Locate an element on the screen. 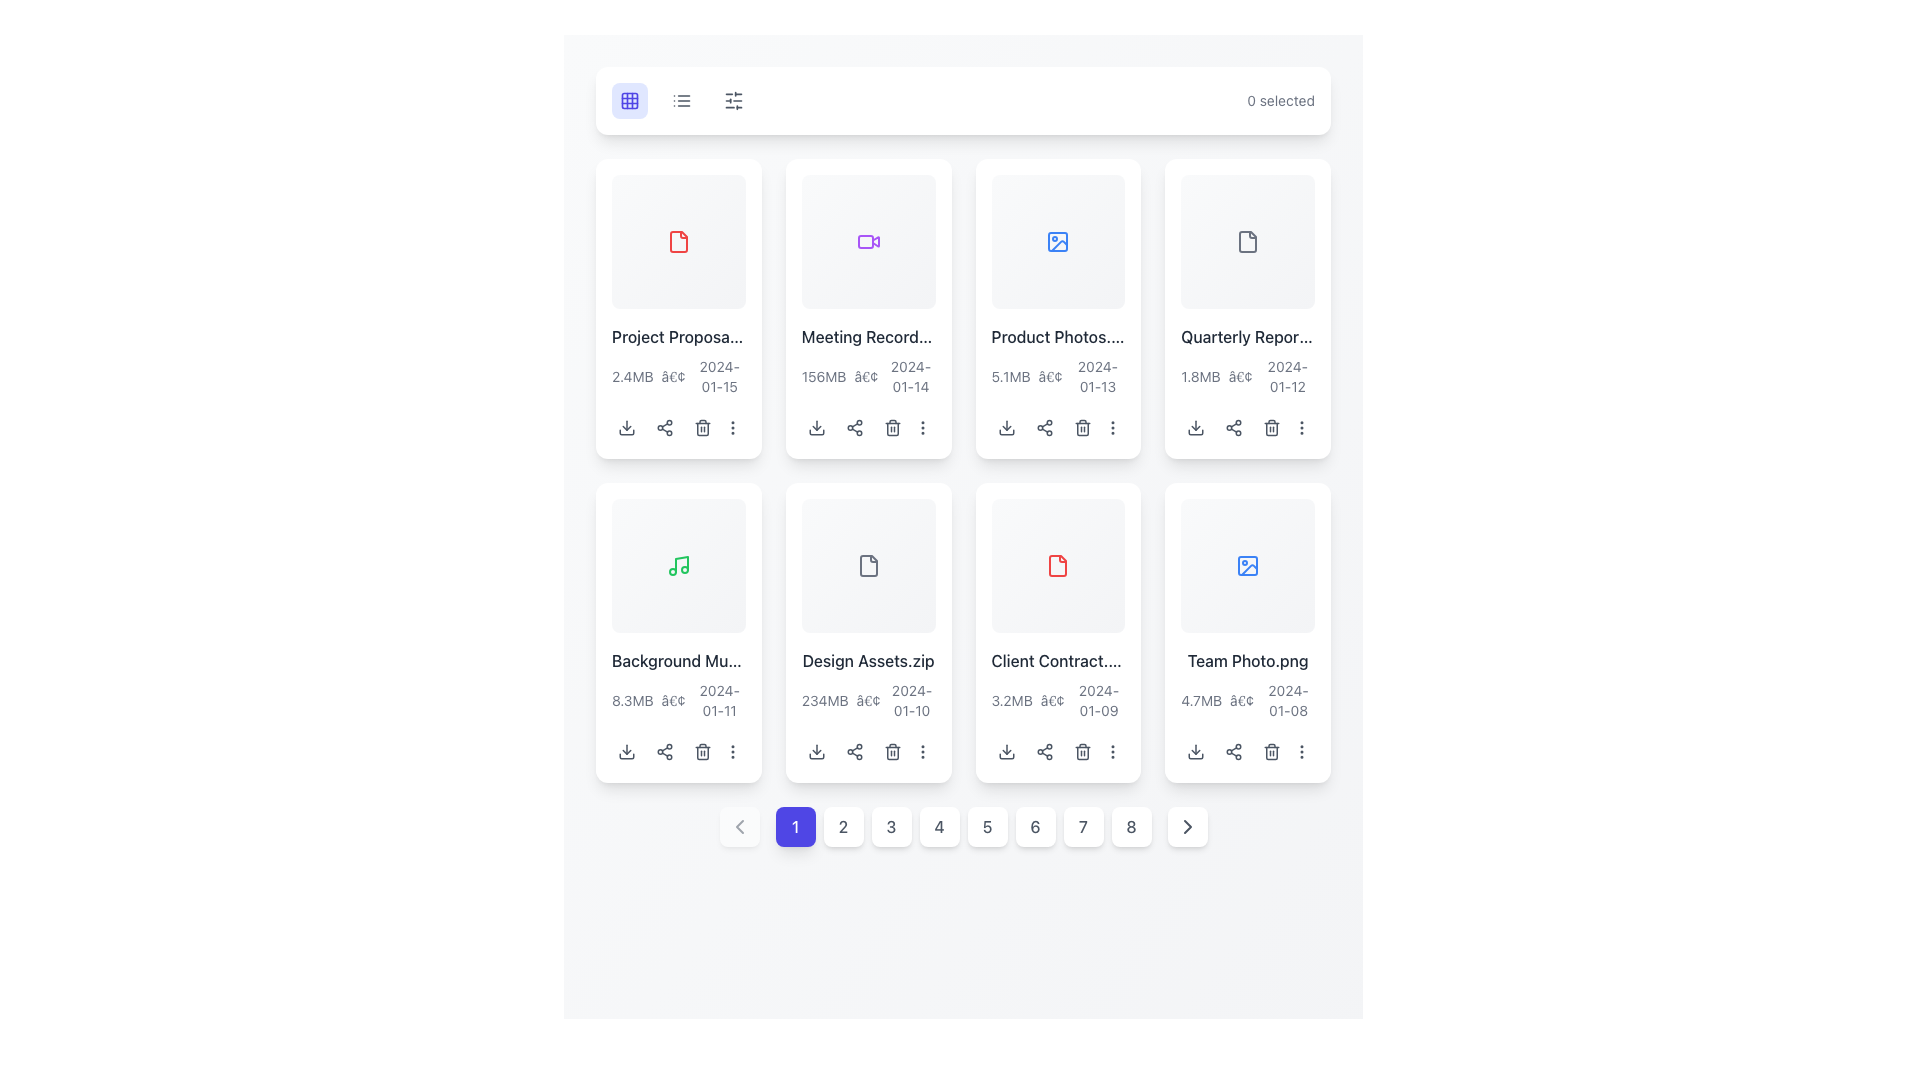 Image resolution: width=1920 pixels, height=1080 pixels. the pagination button labeled '8' at the bottom center of the layout is located at coordinates (1131, 826).